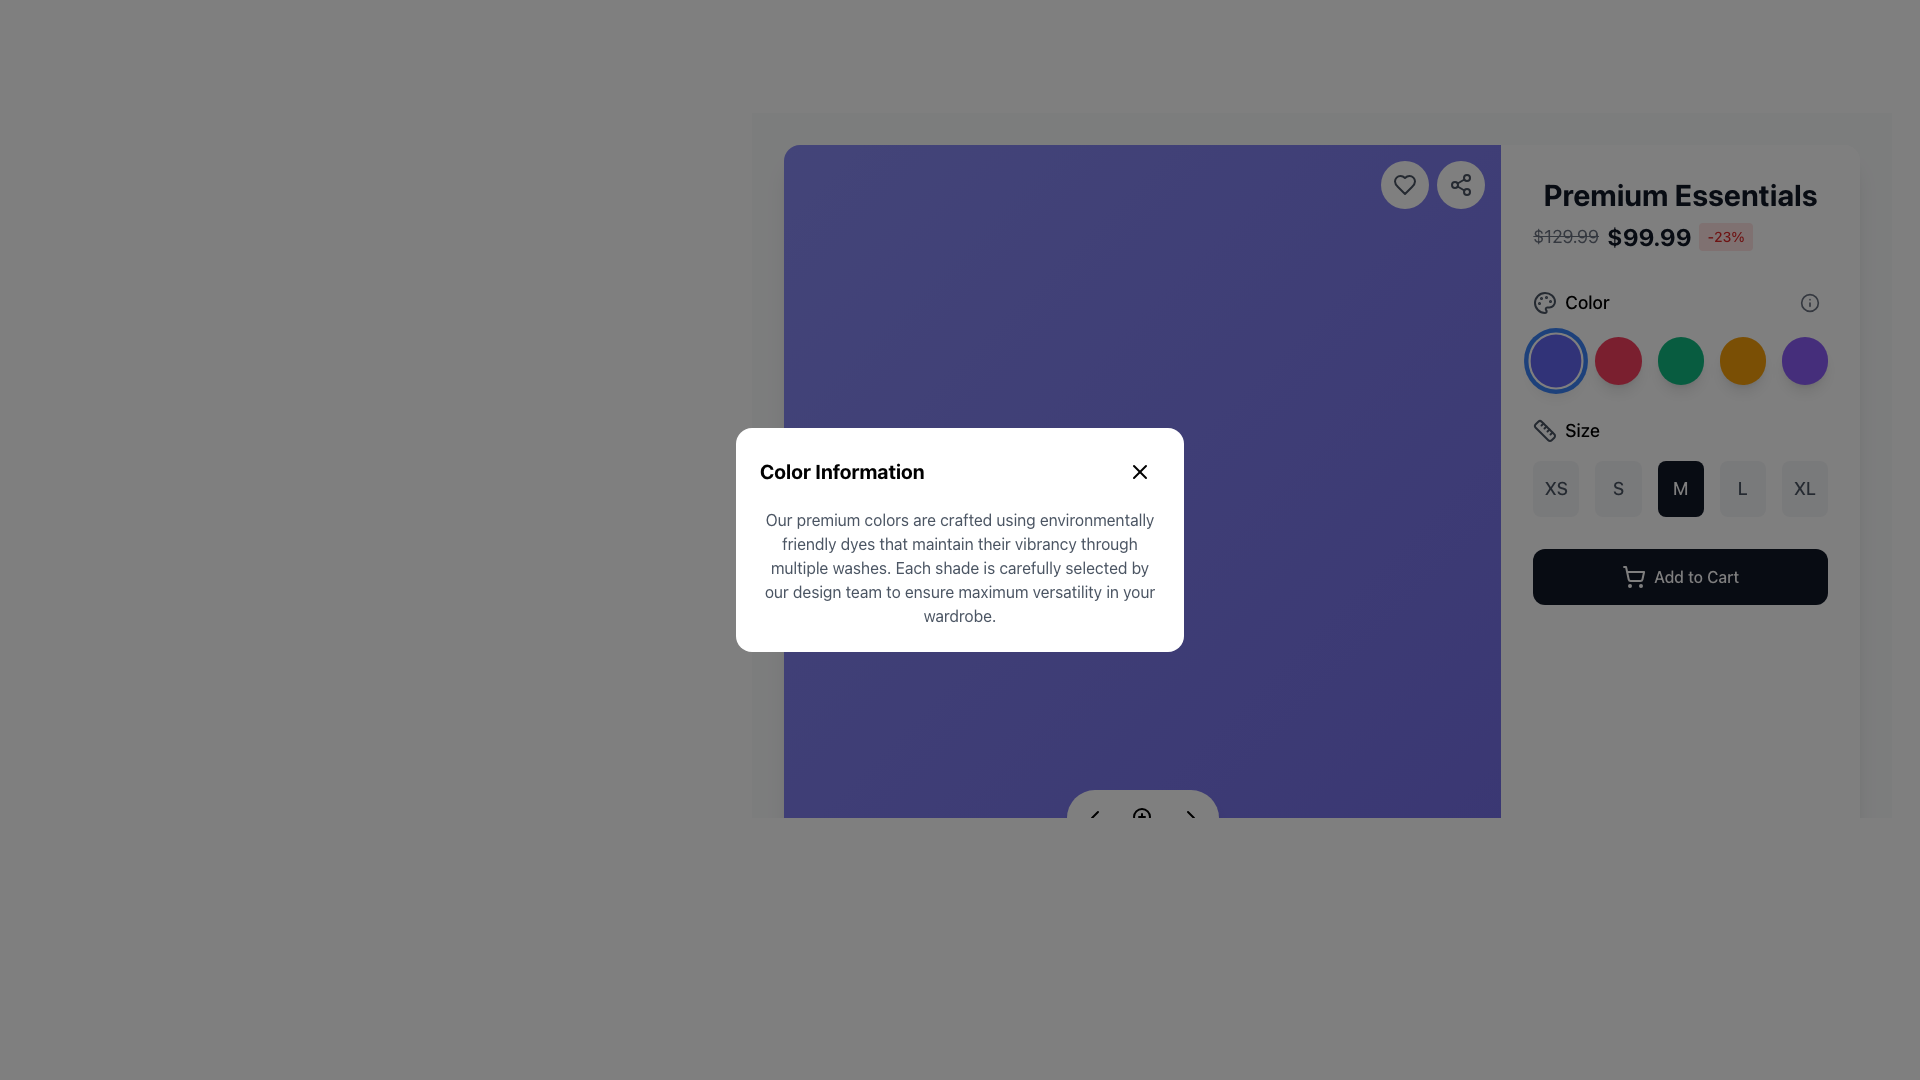 This screenshot has width=1920, height=1080. What do you see at coordinates (1461, 185) in the screenshot?
I see `the share icon embedded within the circular button located in the top-right section of the interface, positioned to the right of the heart-shaped icon` at bounding box center [1461, 185].